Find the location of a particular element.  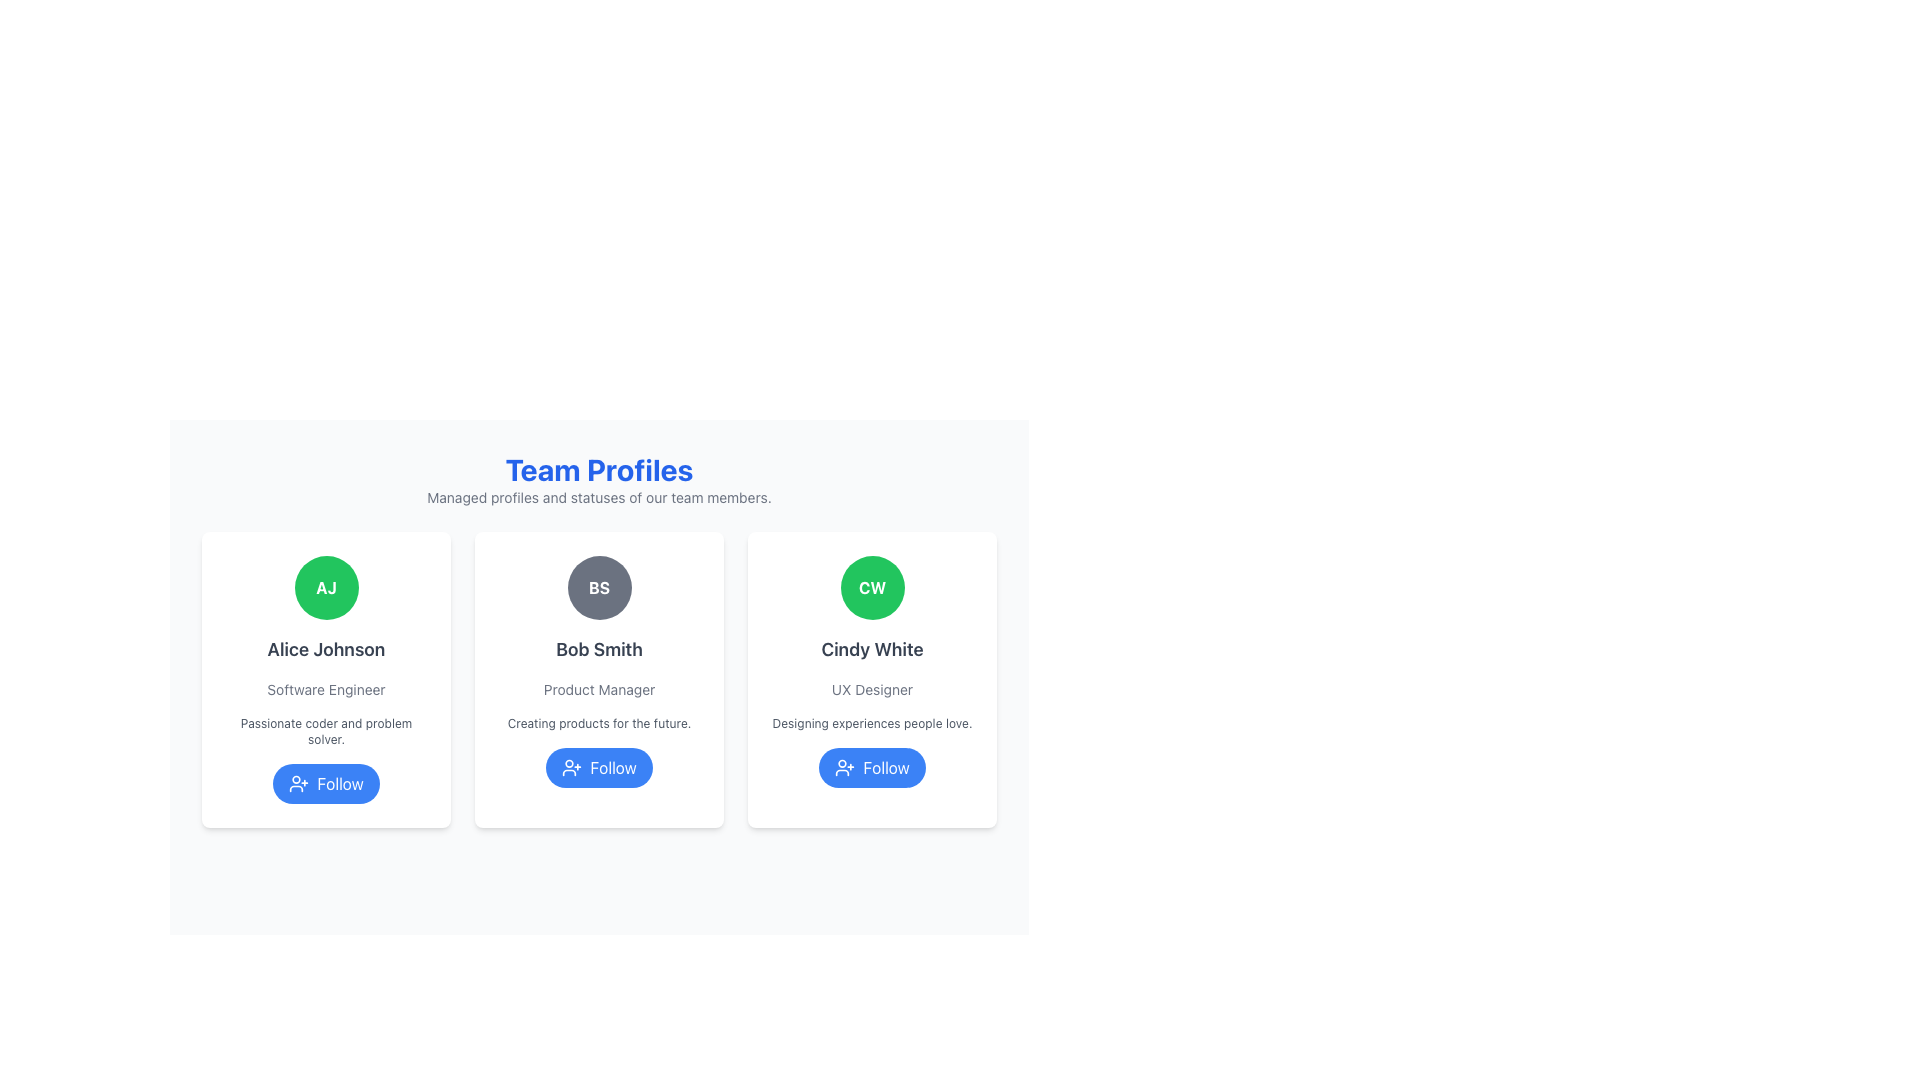

the circular icon indicating the purpose of the 'Follow' button, located to the left of the 'Follow' button text in the bottom section of the rightmost profile card is located at coordinates (845, 766).